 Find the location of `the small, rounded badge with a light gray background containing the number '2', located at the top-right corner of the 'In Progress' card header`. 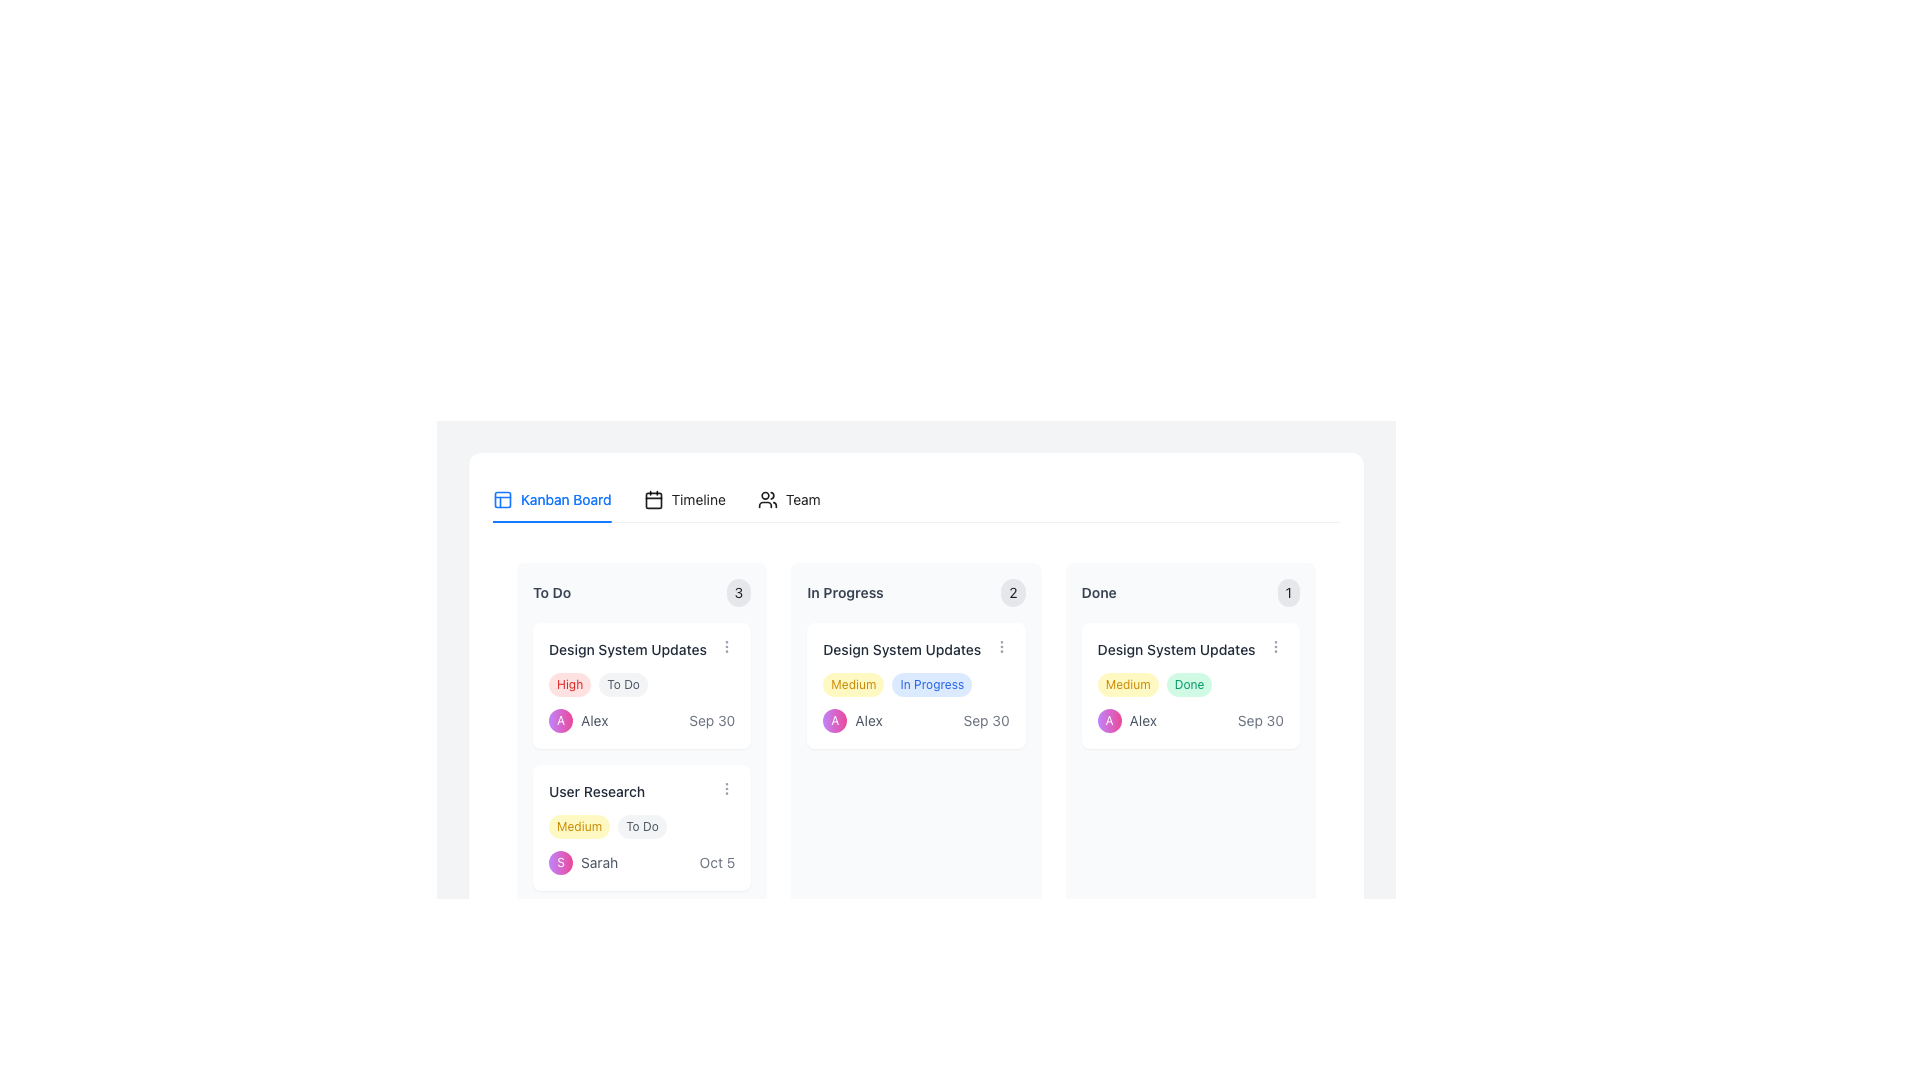

the small, rounded badge with a light gray background containing the number '2', located at the top-right corner of the 'In Progress' card header is located at coordinates (1013, 592).